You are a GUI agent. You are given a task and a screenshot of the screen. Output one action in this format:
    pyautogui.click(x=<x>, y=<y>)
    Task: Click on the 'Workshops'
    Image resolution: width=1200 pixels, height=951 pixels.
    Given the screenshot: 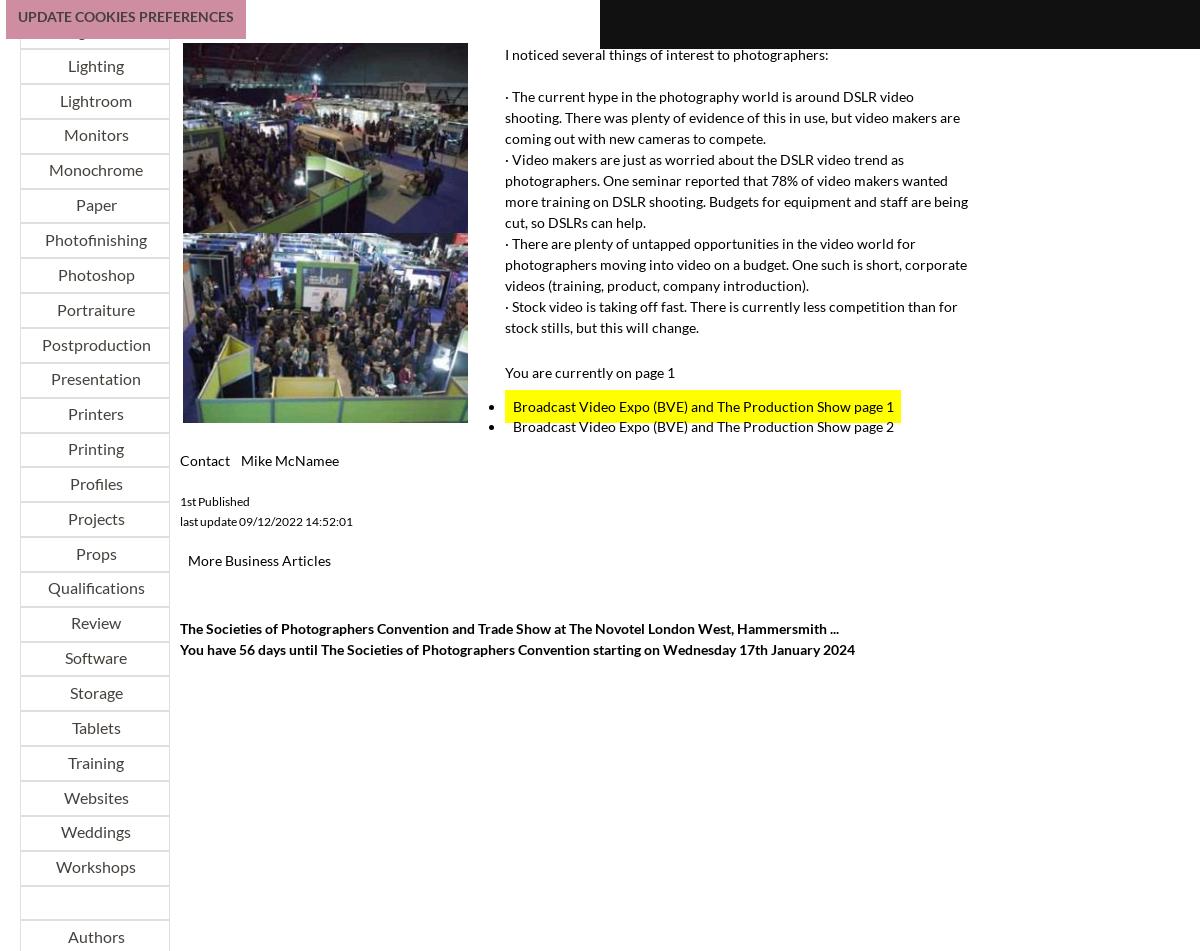 What is the action you would take?
    pyautogui.click(x=95, y=865)
    